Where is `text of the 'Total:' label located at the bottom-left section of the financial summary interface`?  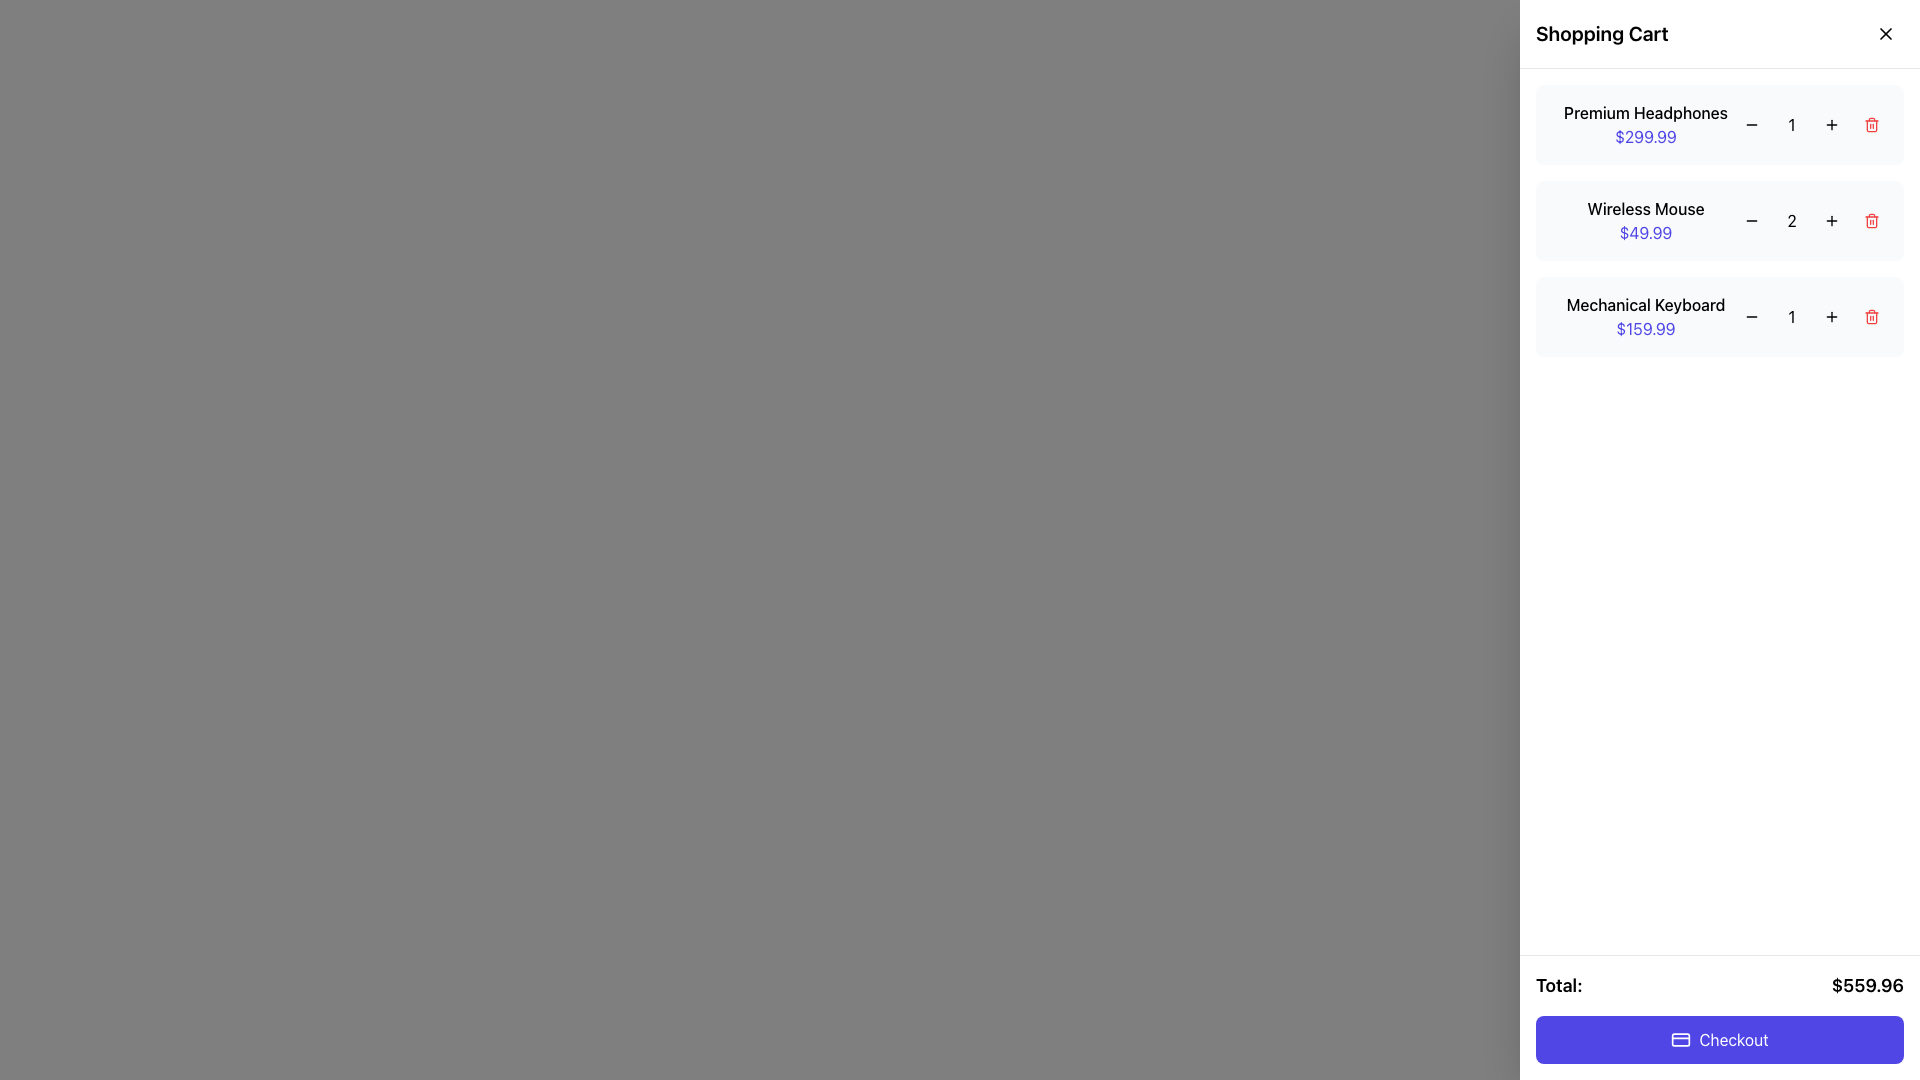
text of the 'Total:' label located at the bottom-left section of the financial summary interface is located at coordinates (1558, 985).